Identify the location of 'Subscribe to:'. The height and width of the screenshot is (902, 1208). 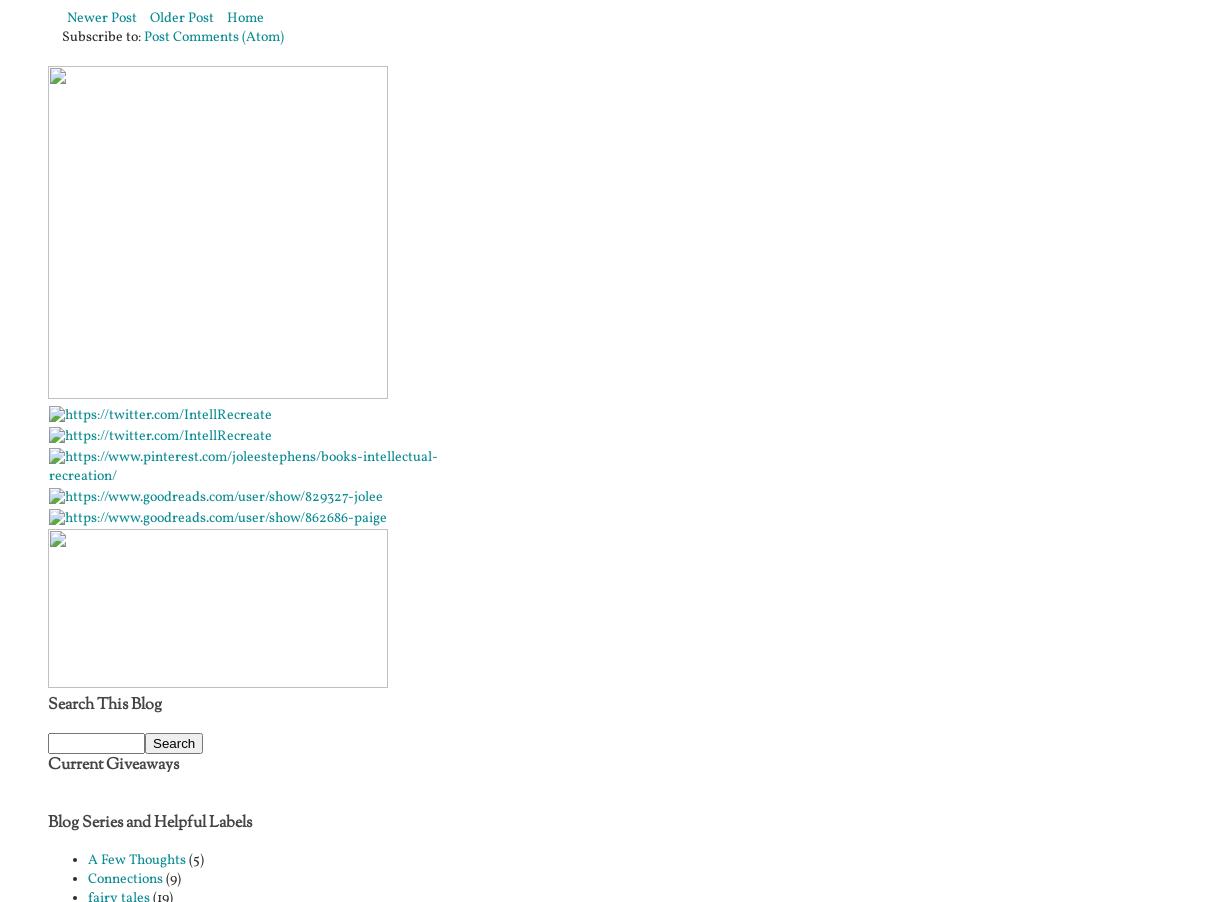
(102, 35).